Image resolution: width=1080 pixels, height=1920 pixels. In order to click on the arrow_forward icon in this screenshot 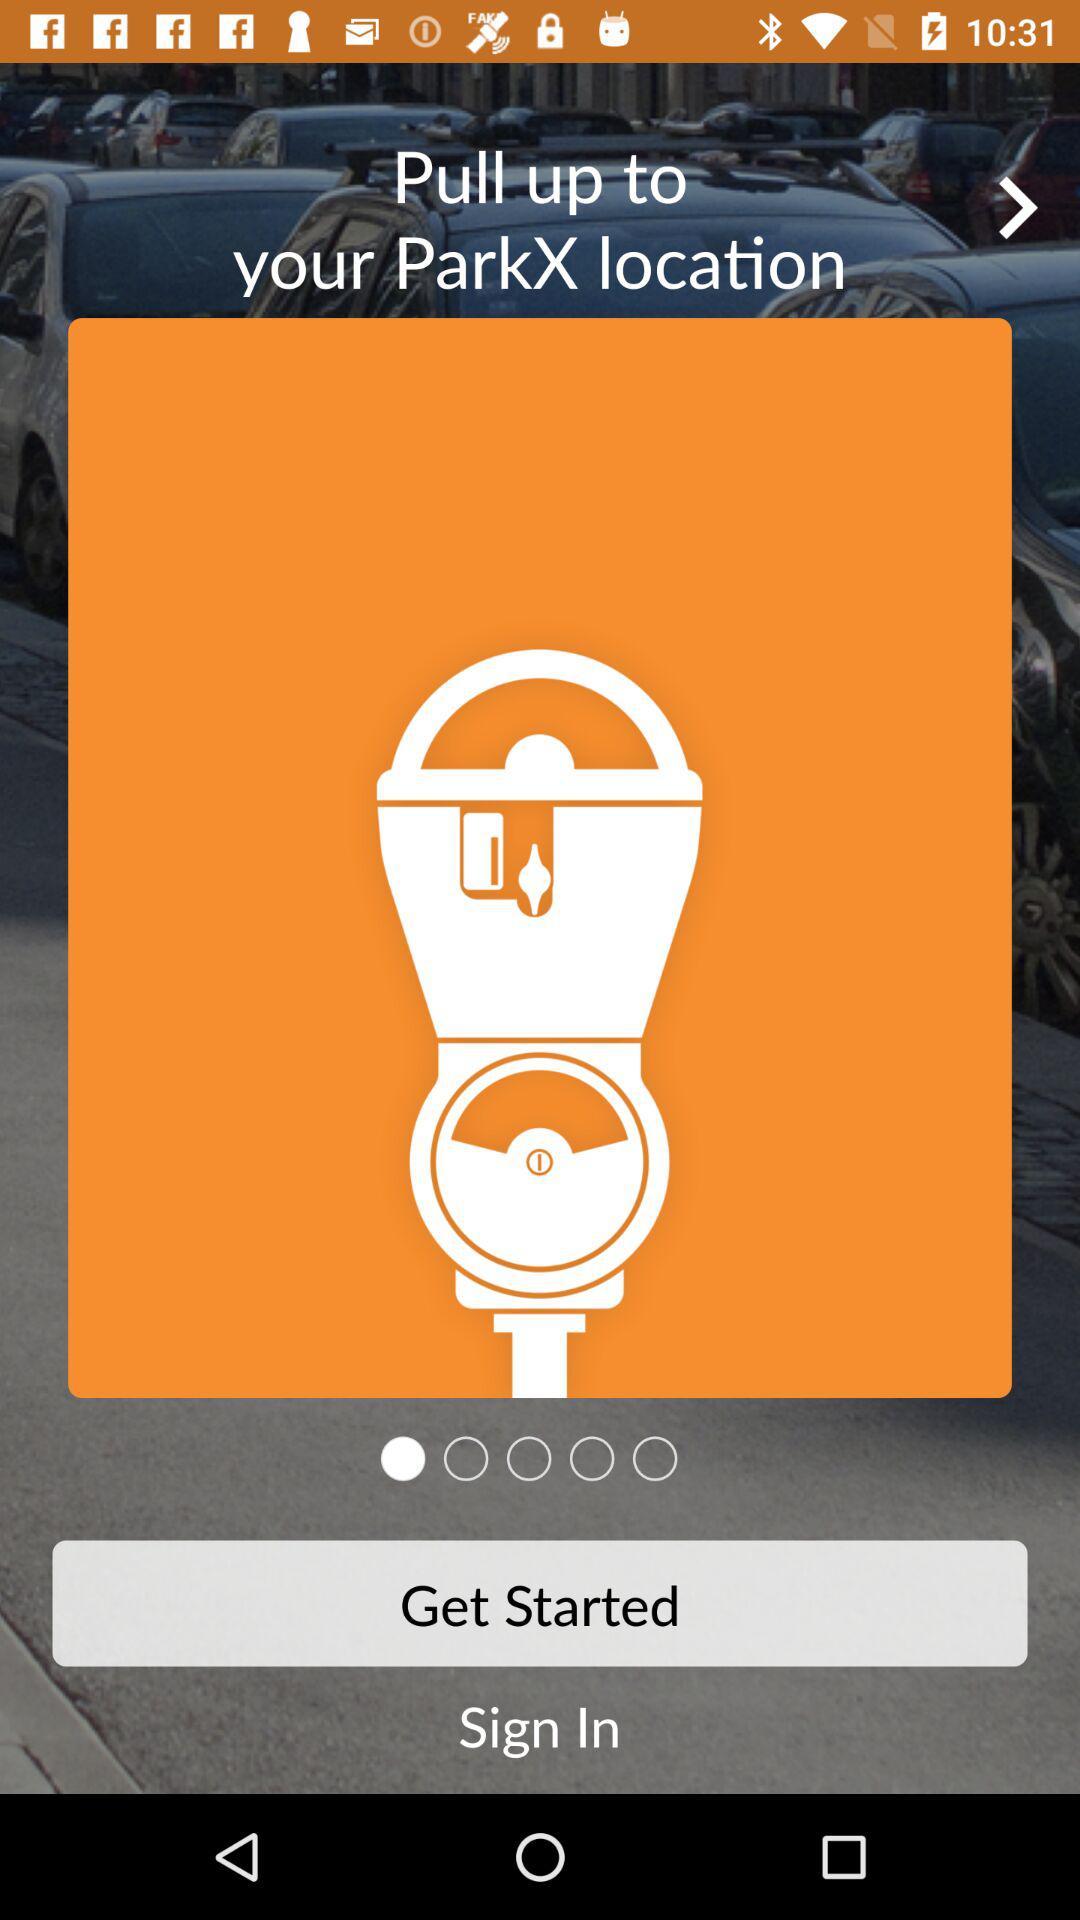, I will do `click(1017, 207)`.